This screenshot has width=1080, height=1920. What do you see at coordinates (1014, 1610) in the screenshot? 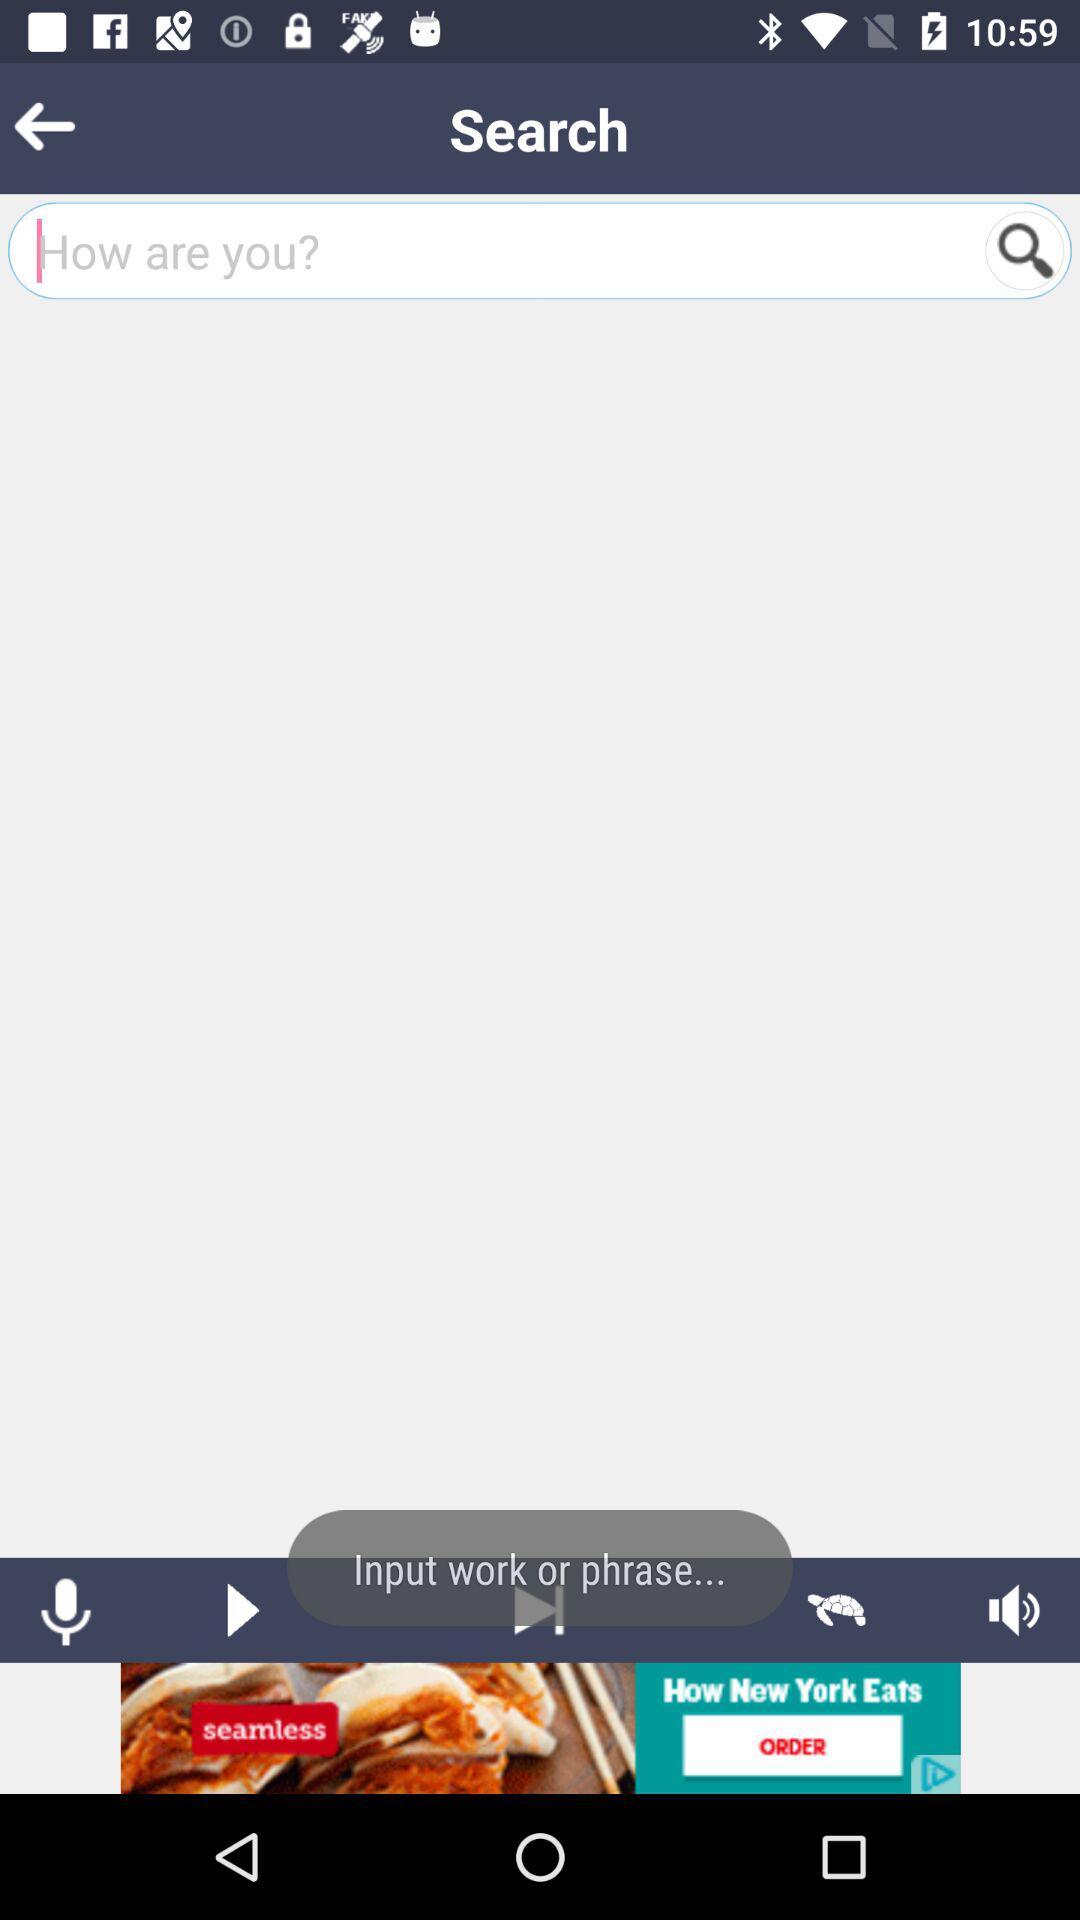
I see `audio` at bounding box center [1014, 1610].